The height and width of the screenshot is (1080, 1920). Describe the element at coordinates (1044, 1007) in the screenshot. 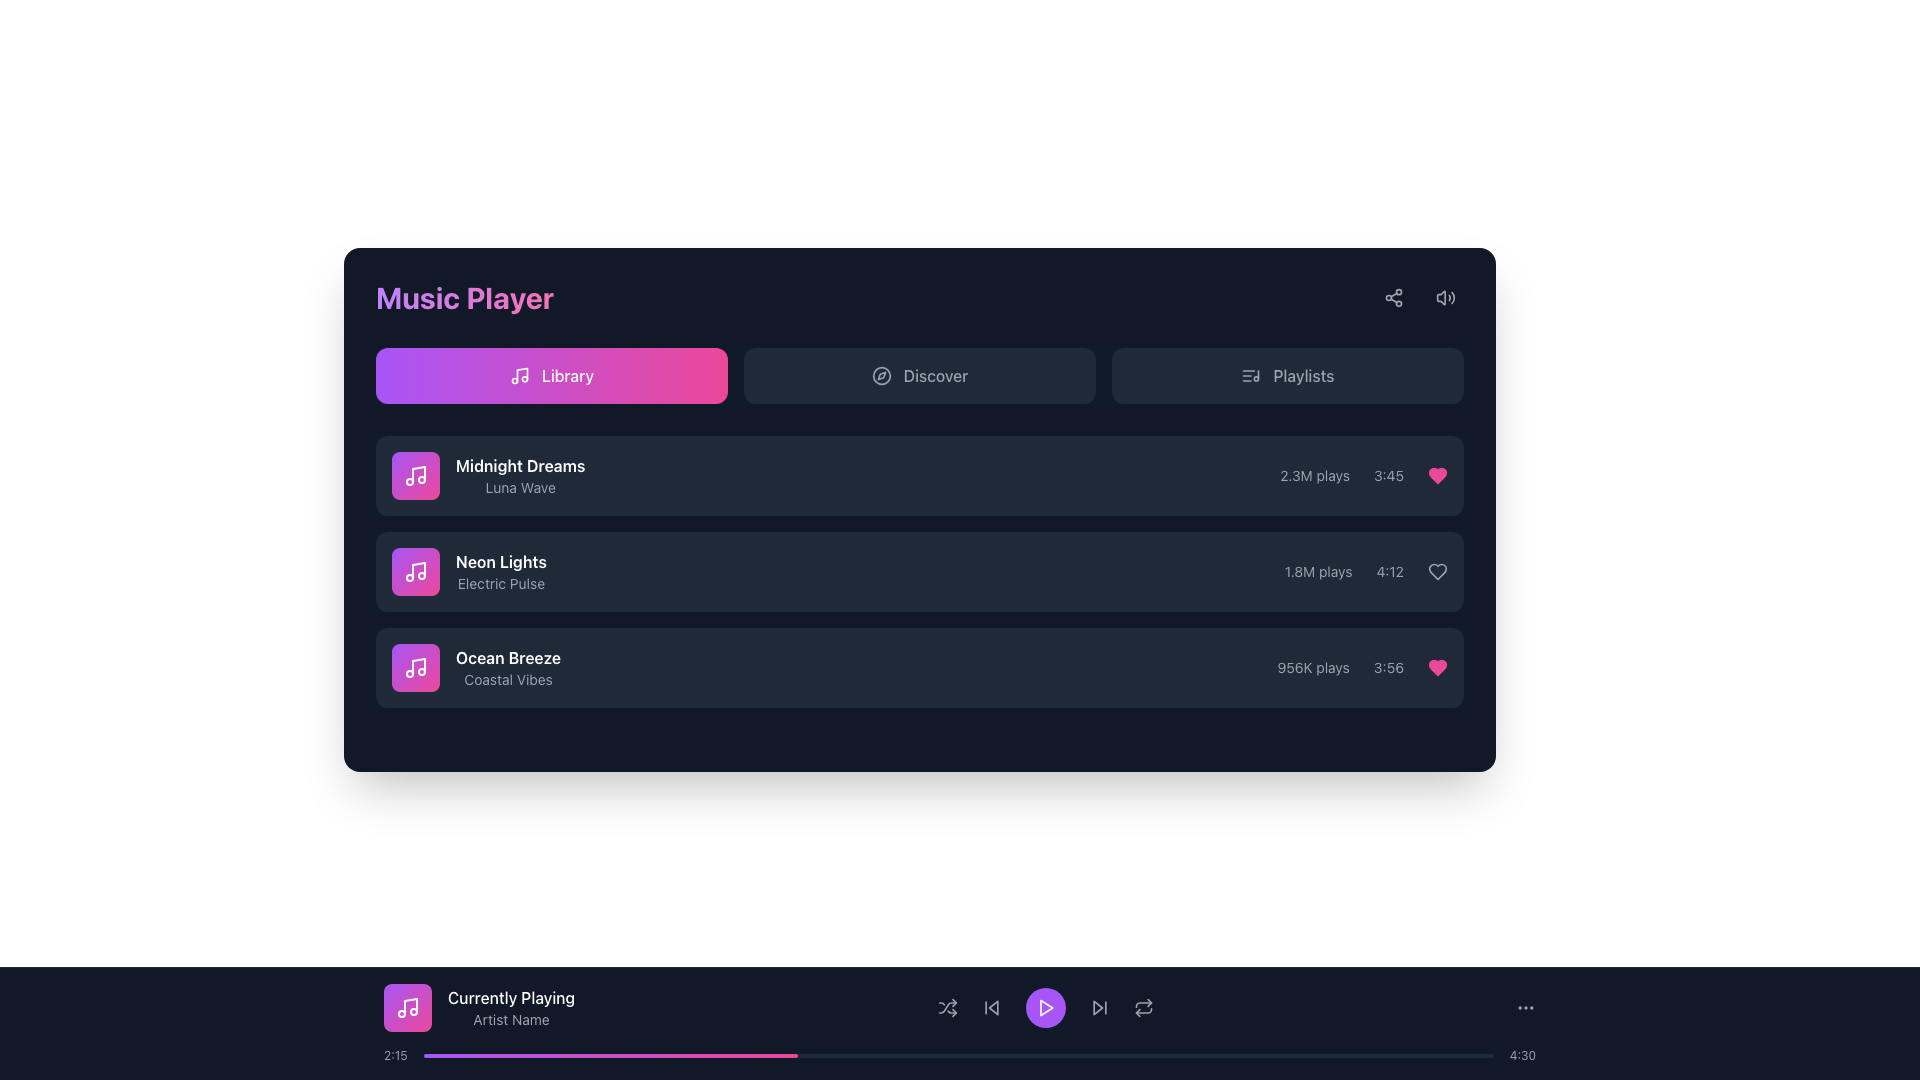

I see `the play button located in the bottom section of the interface to initiate or resume media playback` at that location.